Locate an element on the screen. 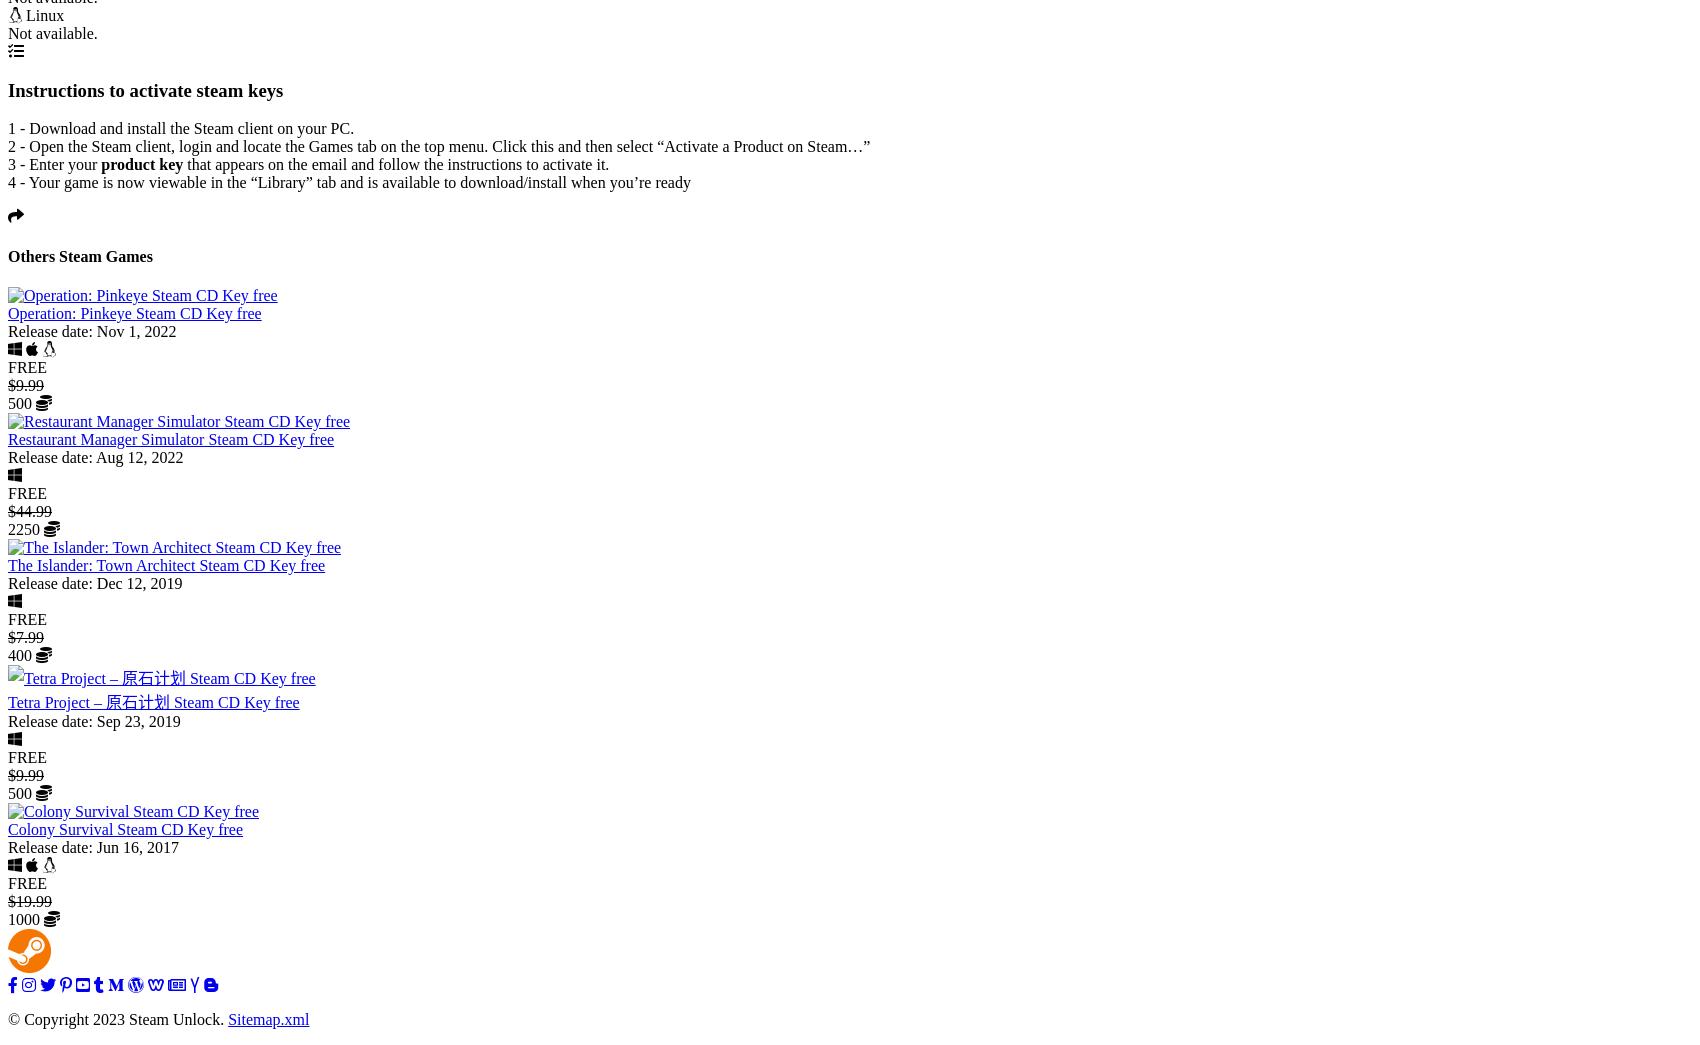 The width and height of the screenshot is (1700, 1045). 'Operation: Pinkeye Steam CD Key free' is located at coordinates (133, 312).